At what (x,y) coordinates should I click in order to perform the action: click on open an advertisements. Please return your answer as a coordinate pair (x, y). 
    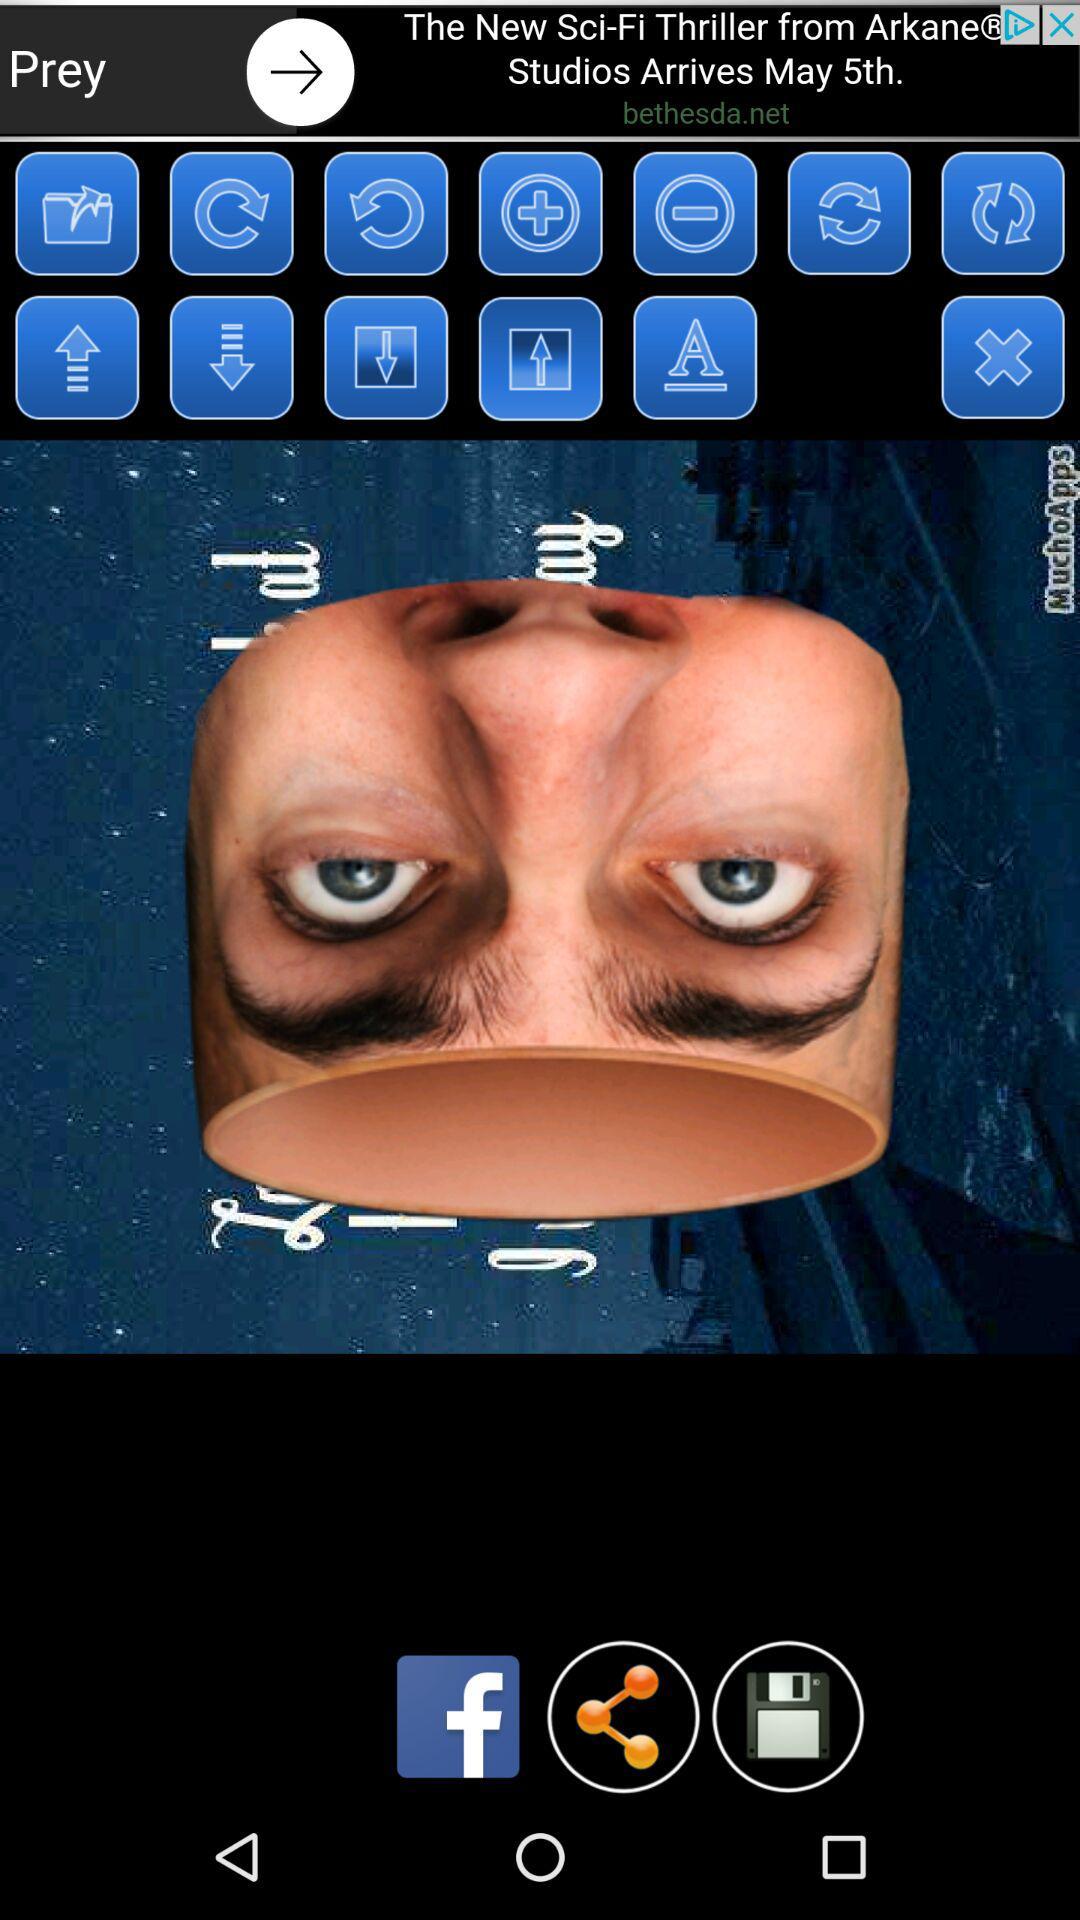
    Looking at the image, I should click on (540, 70).